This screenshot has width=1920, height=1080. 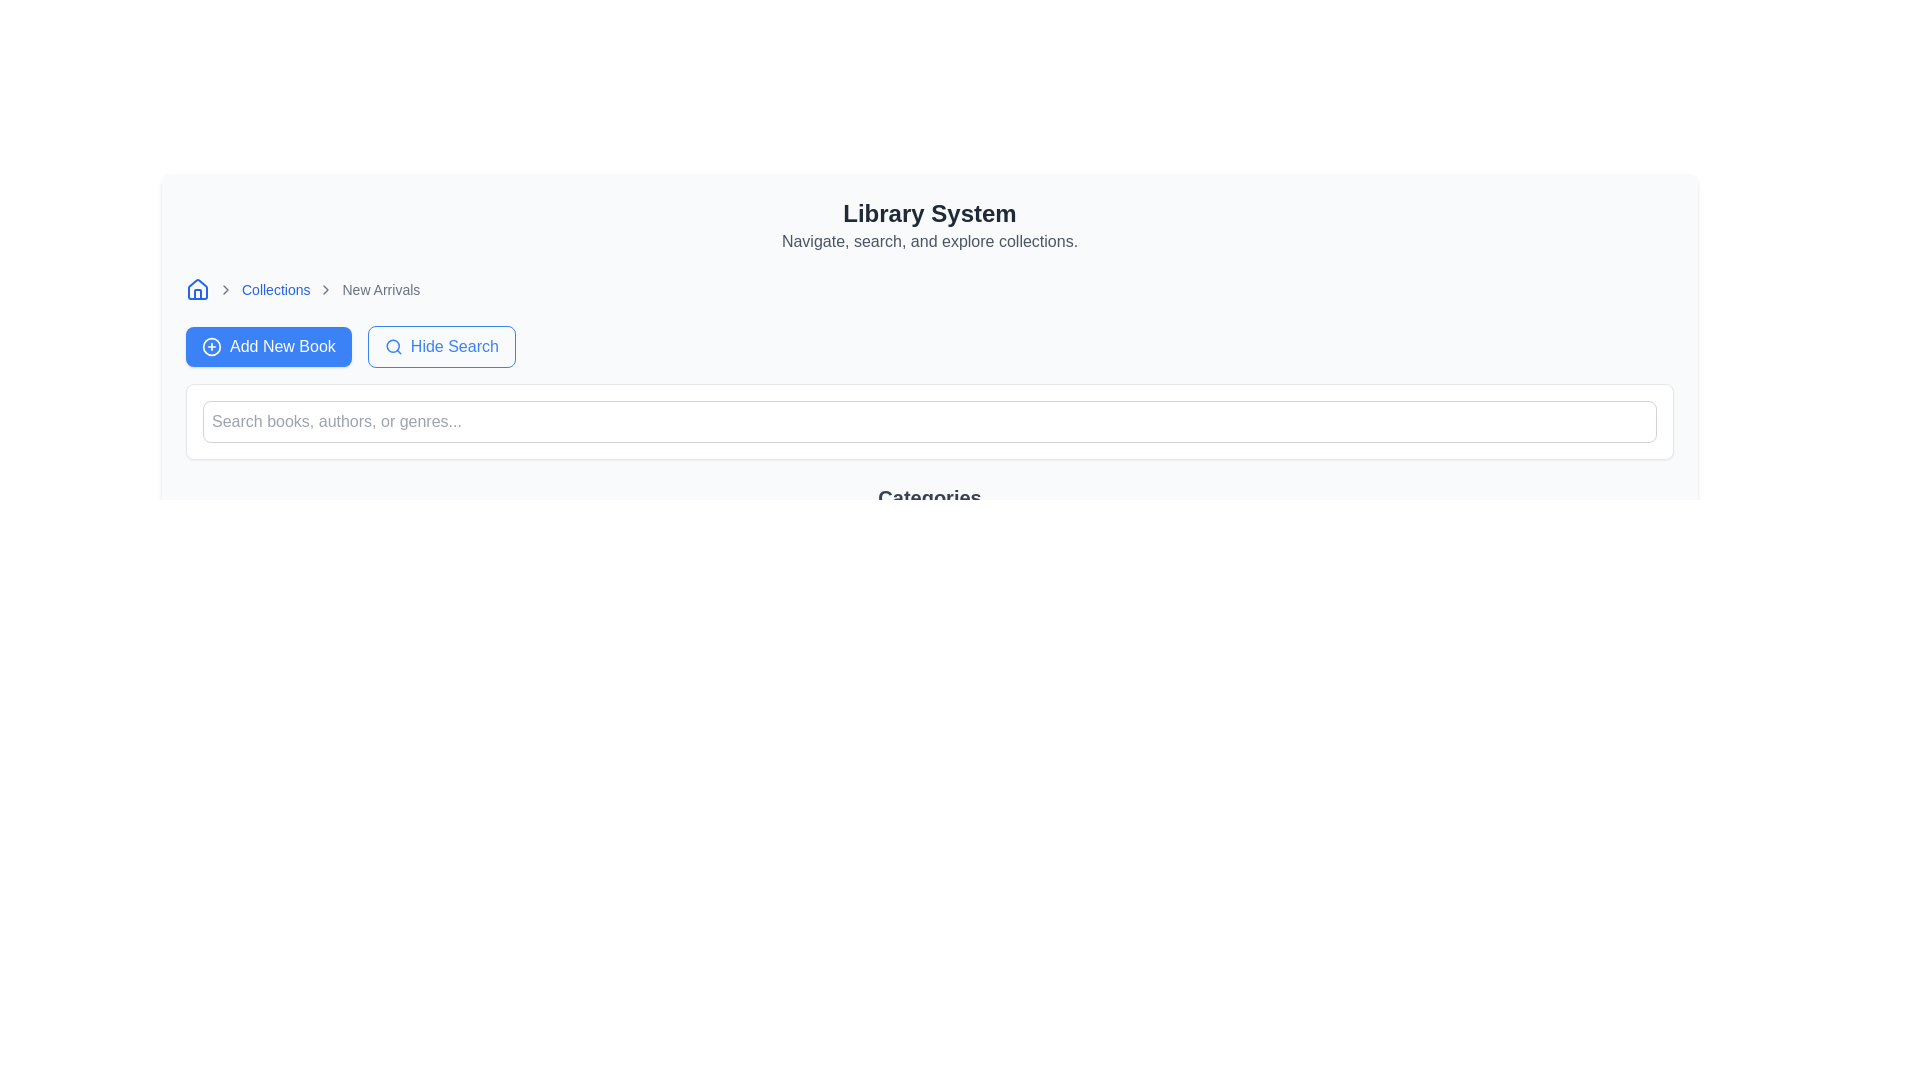 What do you see at coordinates (267, 346) in the screenshot?
I see `the 'Add New Book' button located to the left of the 'Hide Search' button in the navigation section, near the top of the page` at bounding box center [267, 346].